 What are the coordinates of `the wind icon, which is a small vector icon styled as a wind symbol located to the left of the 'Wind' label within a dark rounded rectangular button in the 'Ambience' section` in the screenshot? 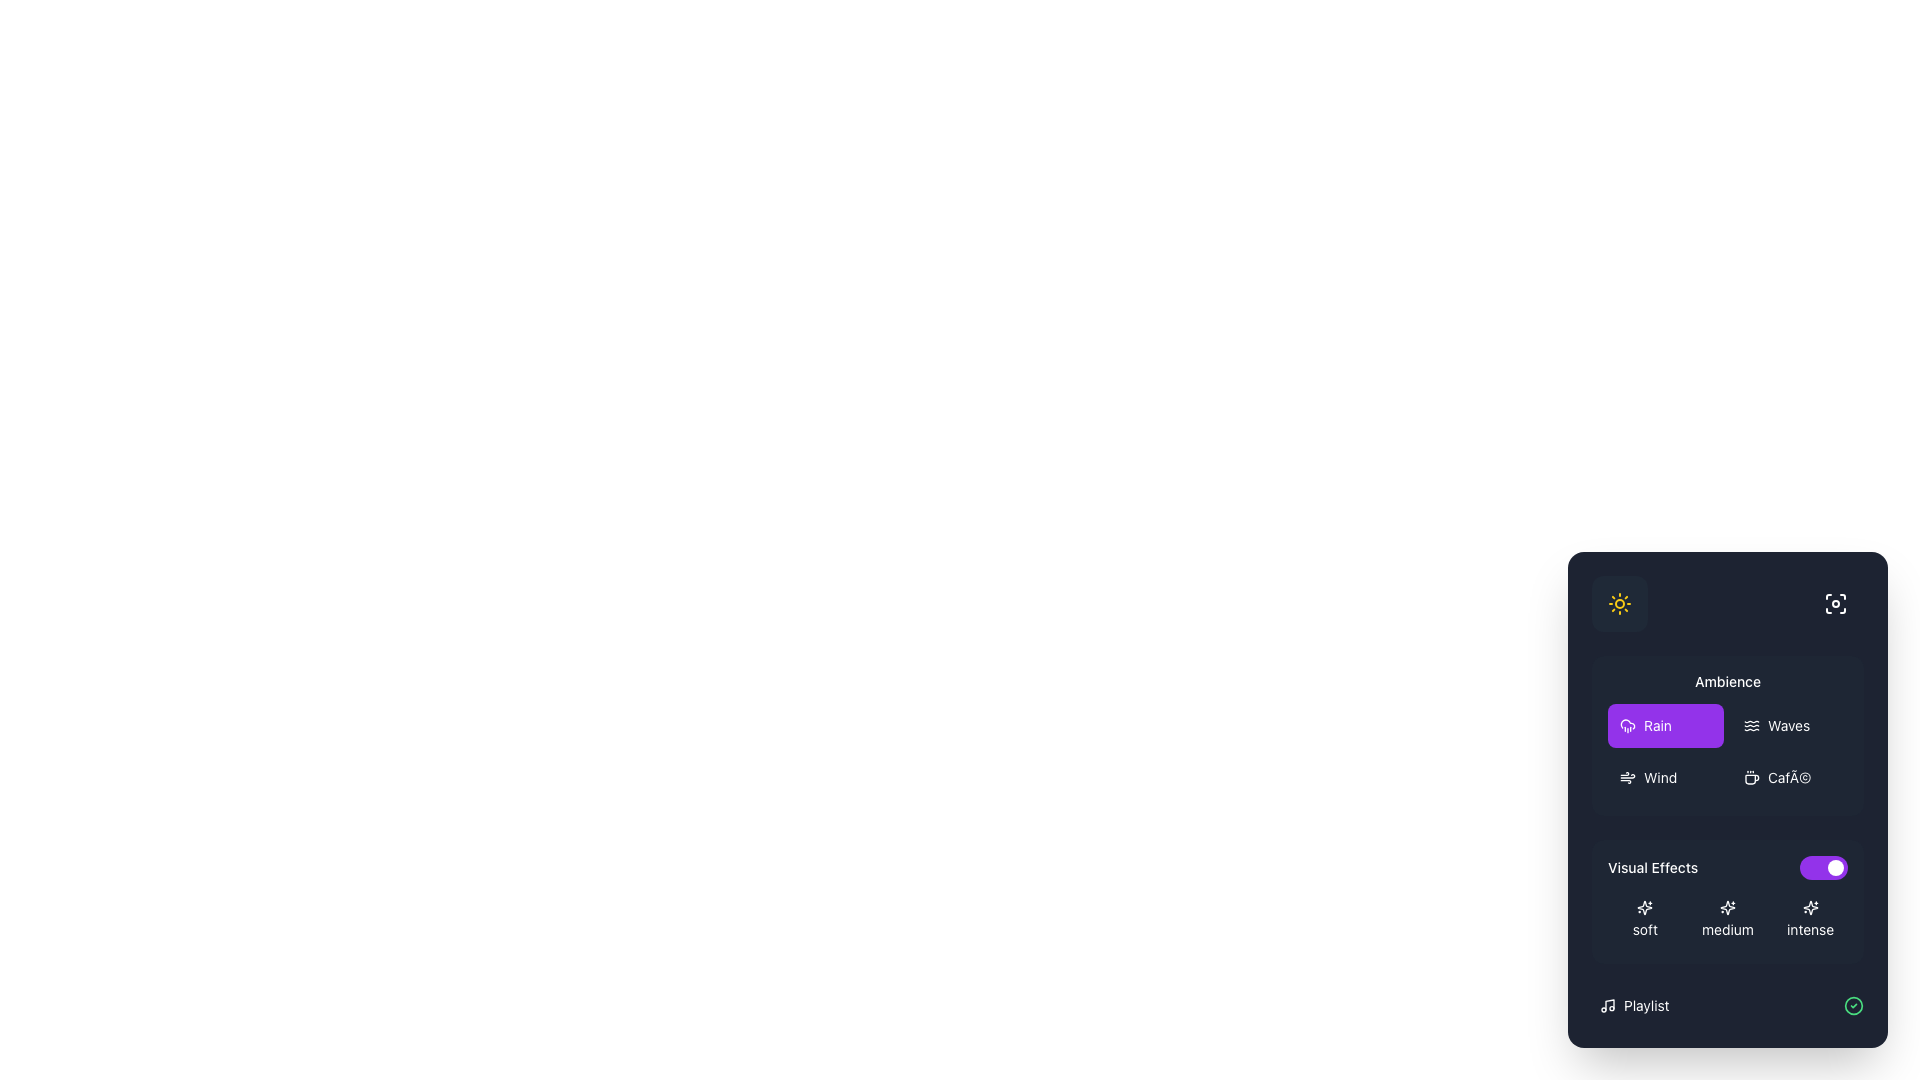 It's located at (1627, 777).